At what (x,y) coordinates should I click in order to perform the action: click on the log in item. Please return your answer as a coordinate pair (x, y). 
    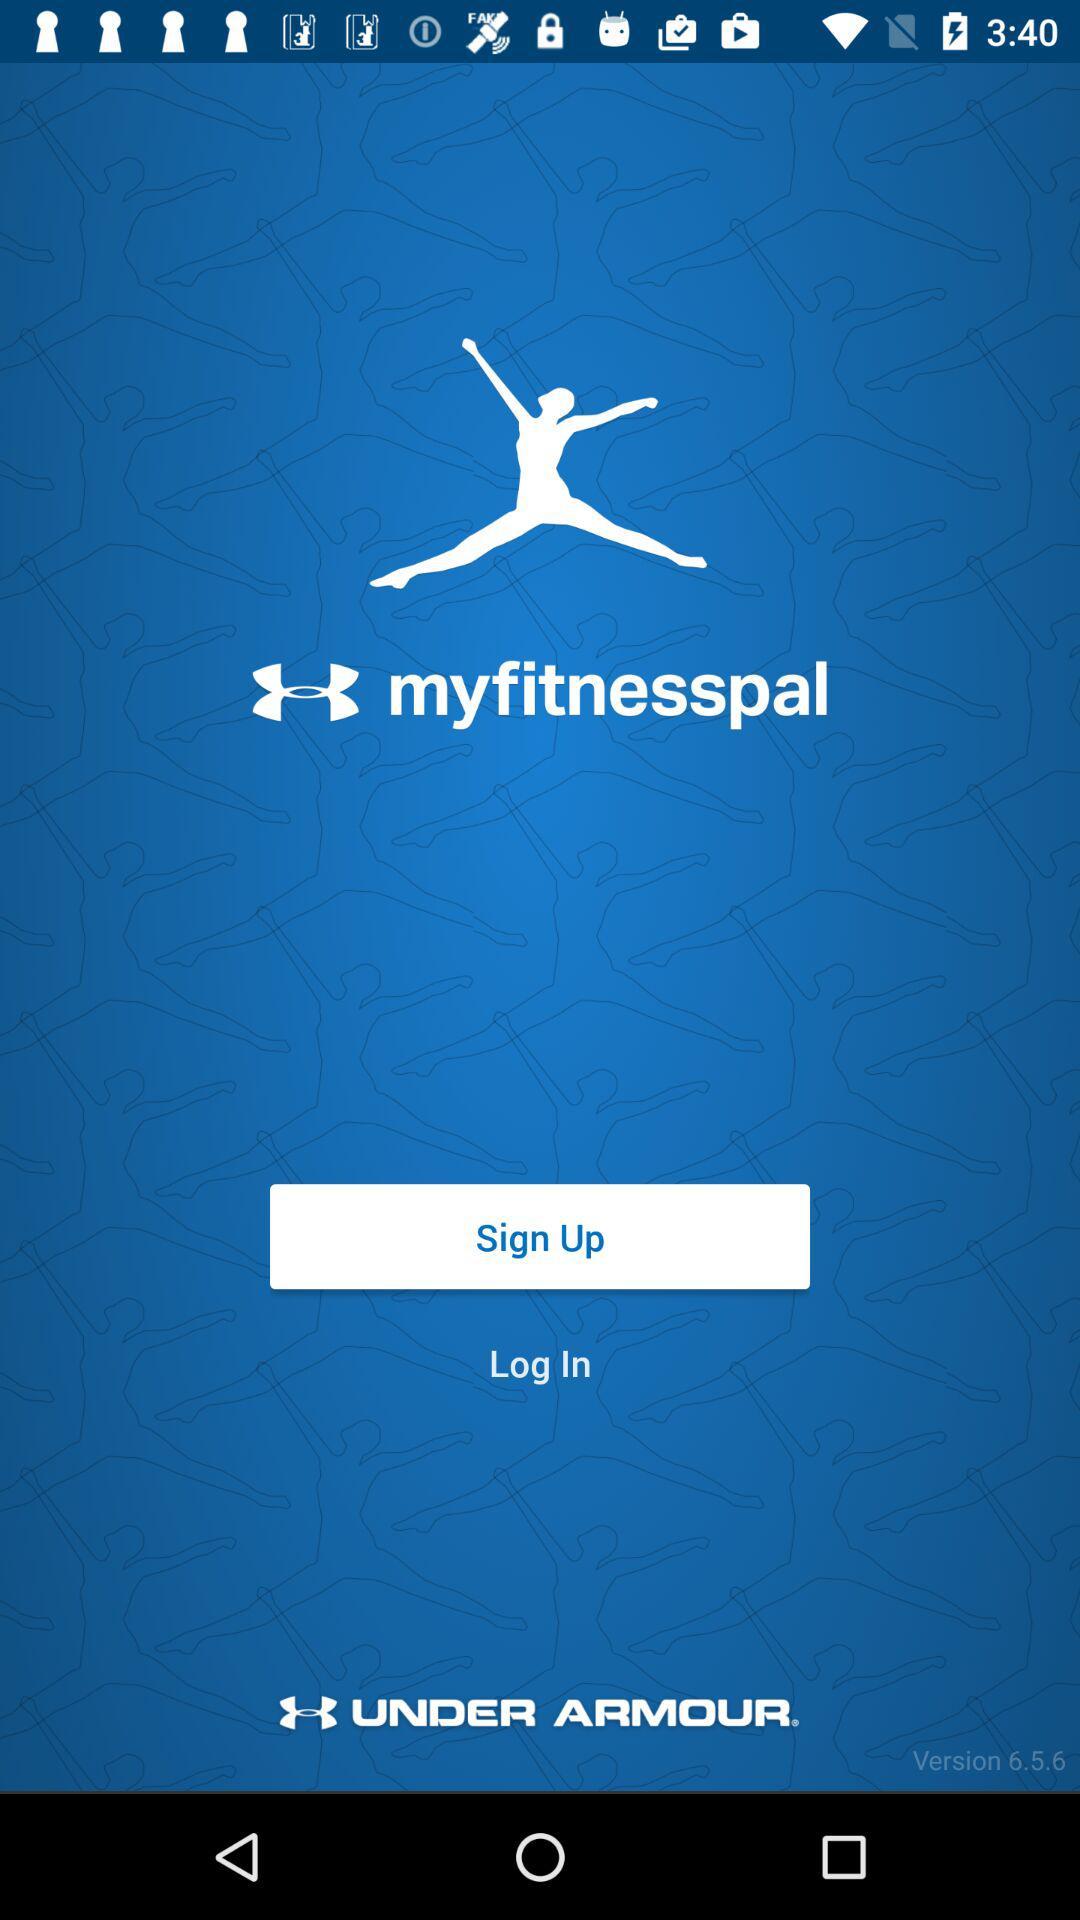
    Looking at the image, I should click on (540, 1361).